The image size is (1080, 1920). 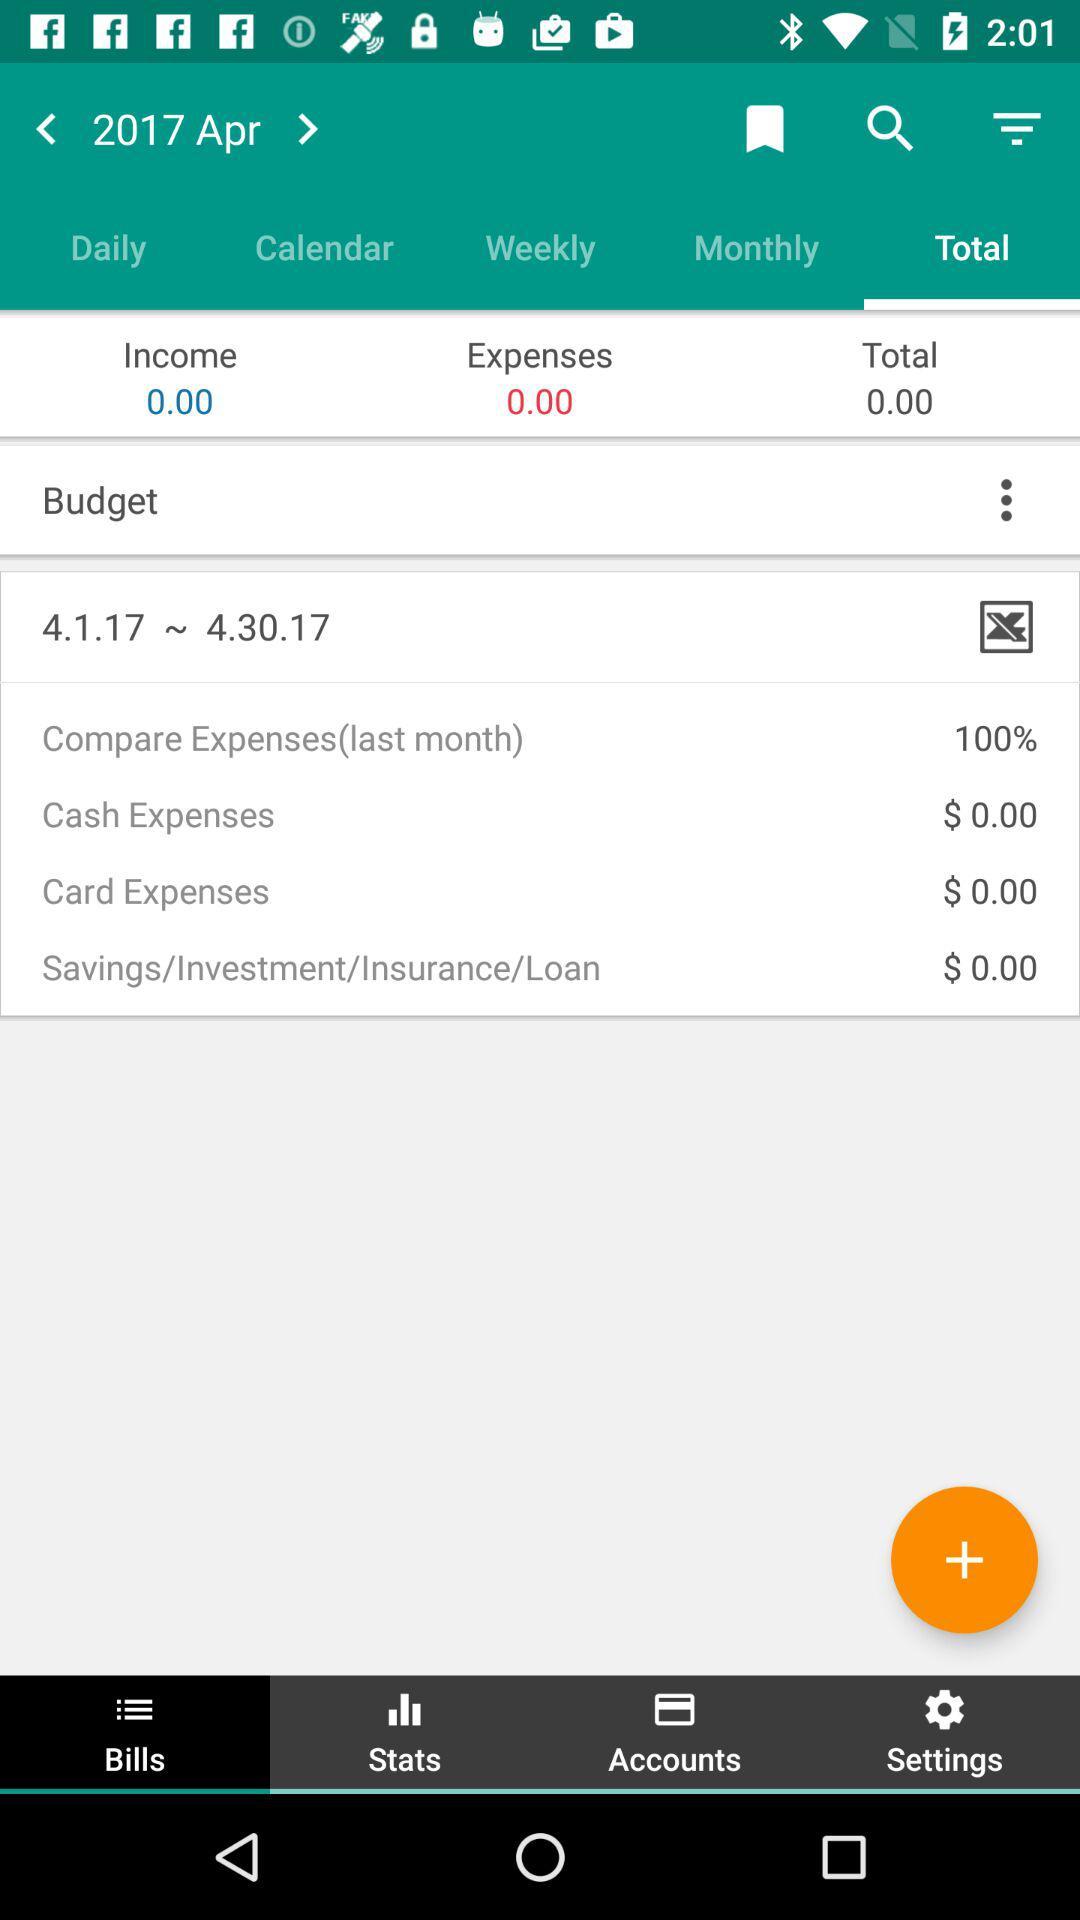 What do you see at coordinates (323, 245) in the screenshot?
I see `the icon below 2017 apr` at bounding box center [323, 245].